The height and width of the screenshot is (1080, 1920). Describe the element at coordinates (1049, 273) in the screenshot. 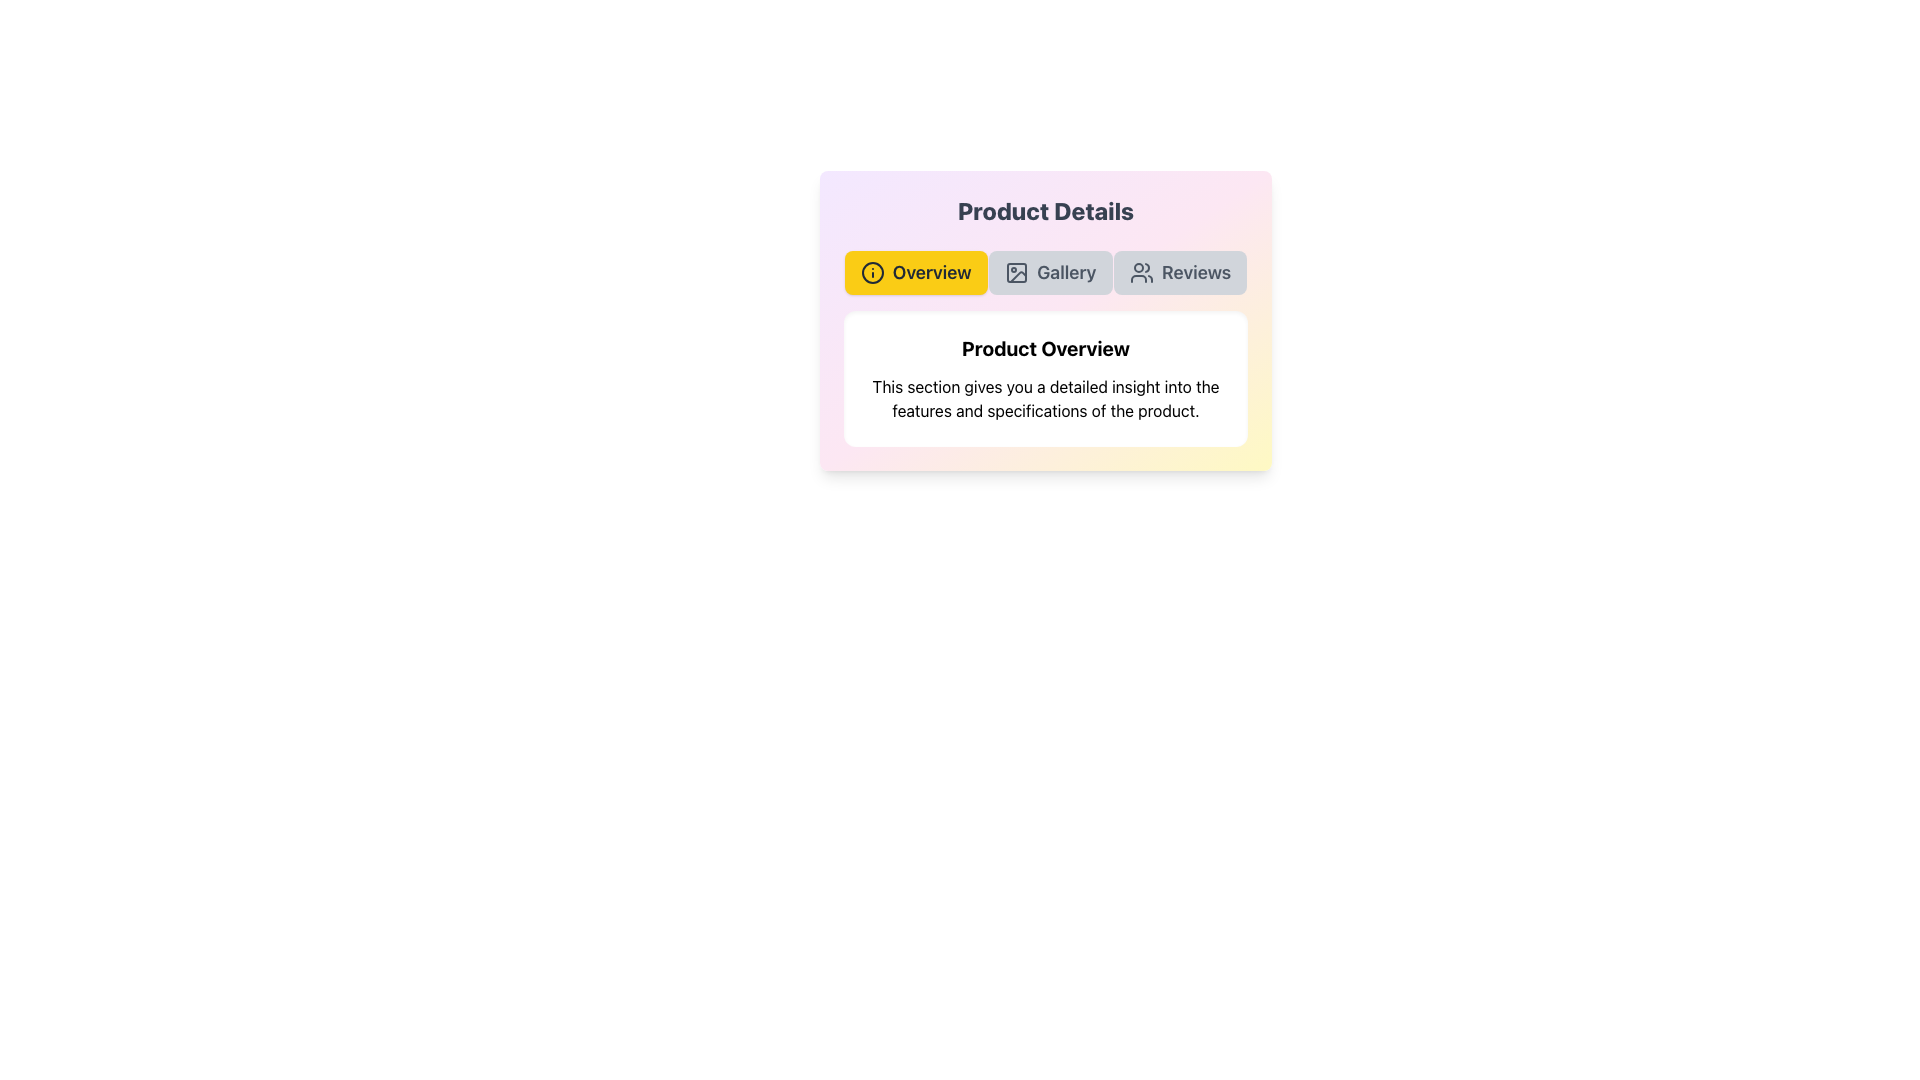

I see `the 'Gallery' button, which is a rounded rectangle with a light gray background and darker gray text, located between the 'Overview' and 'Reviews' buttons` at that location.